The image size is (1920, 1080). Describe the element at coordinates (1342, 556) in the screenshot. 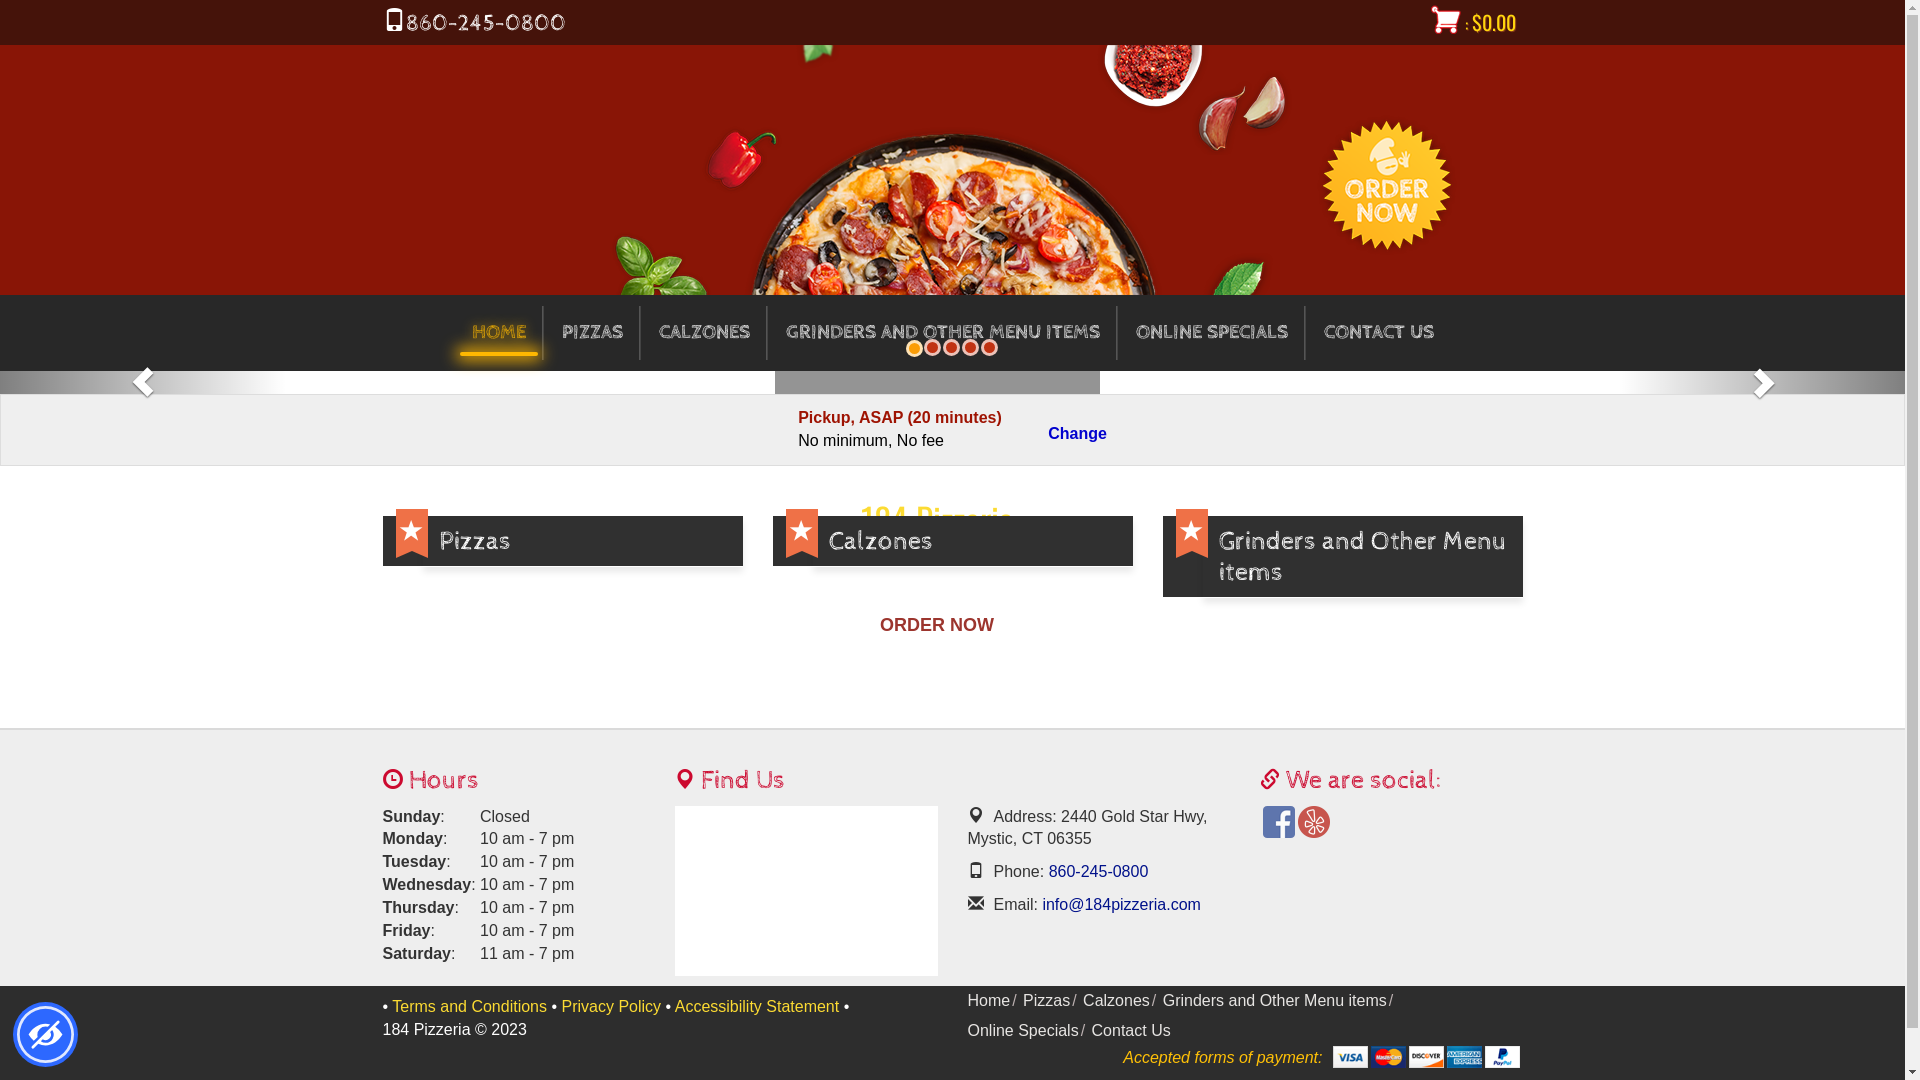

I see `'Grinders and Other Menu items'` at that location.